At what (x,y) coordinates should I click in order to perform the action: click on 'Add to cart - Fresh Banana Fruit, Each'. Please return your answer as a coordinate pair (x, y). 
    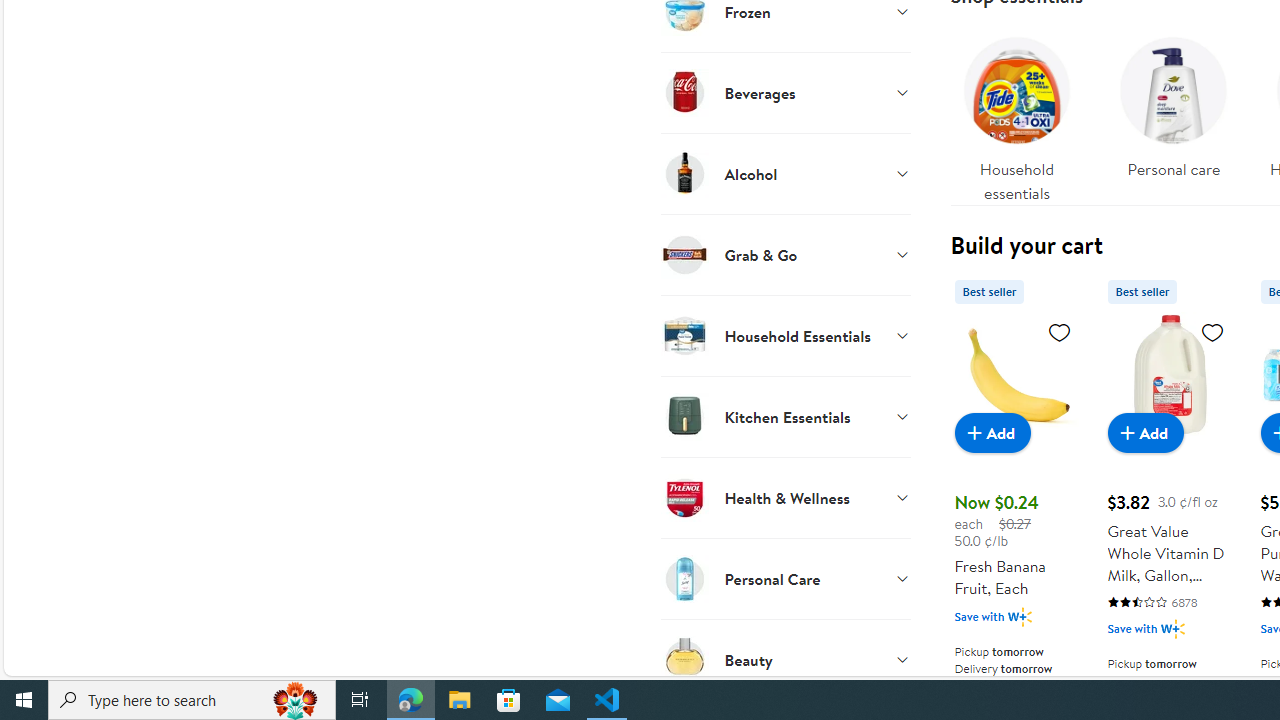
    Looking at the image, I should click on (992, 431).